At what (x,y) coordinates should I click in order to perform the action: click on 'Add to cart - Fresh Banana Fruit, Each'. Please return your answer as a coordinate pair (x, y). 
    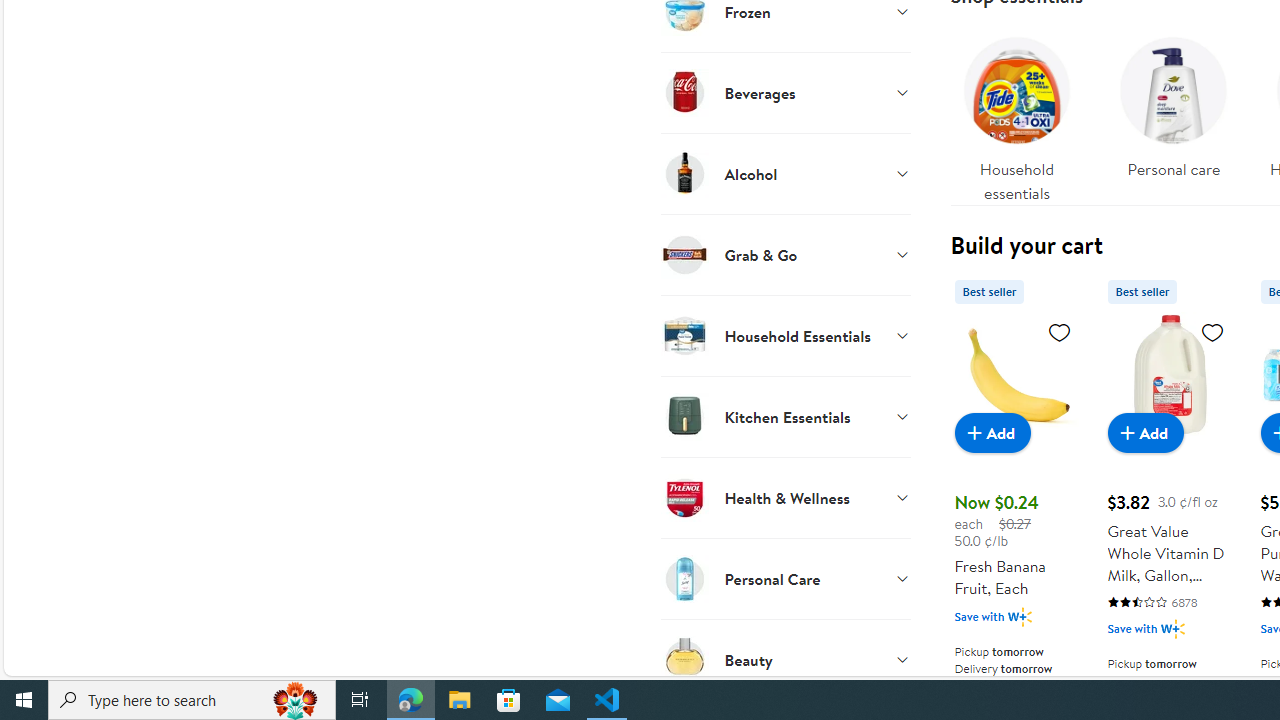
    Looking at the image, I should click on (992, 431).